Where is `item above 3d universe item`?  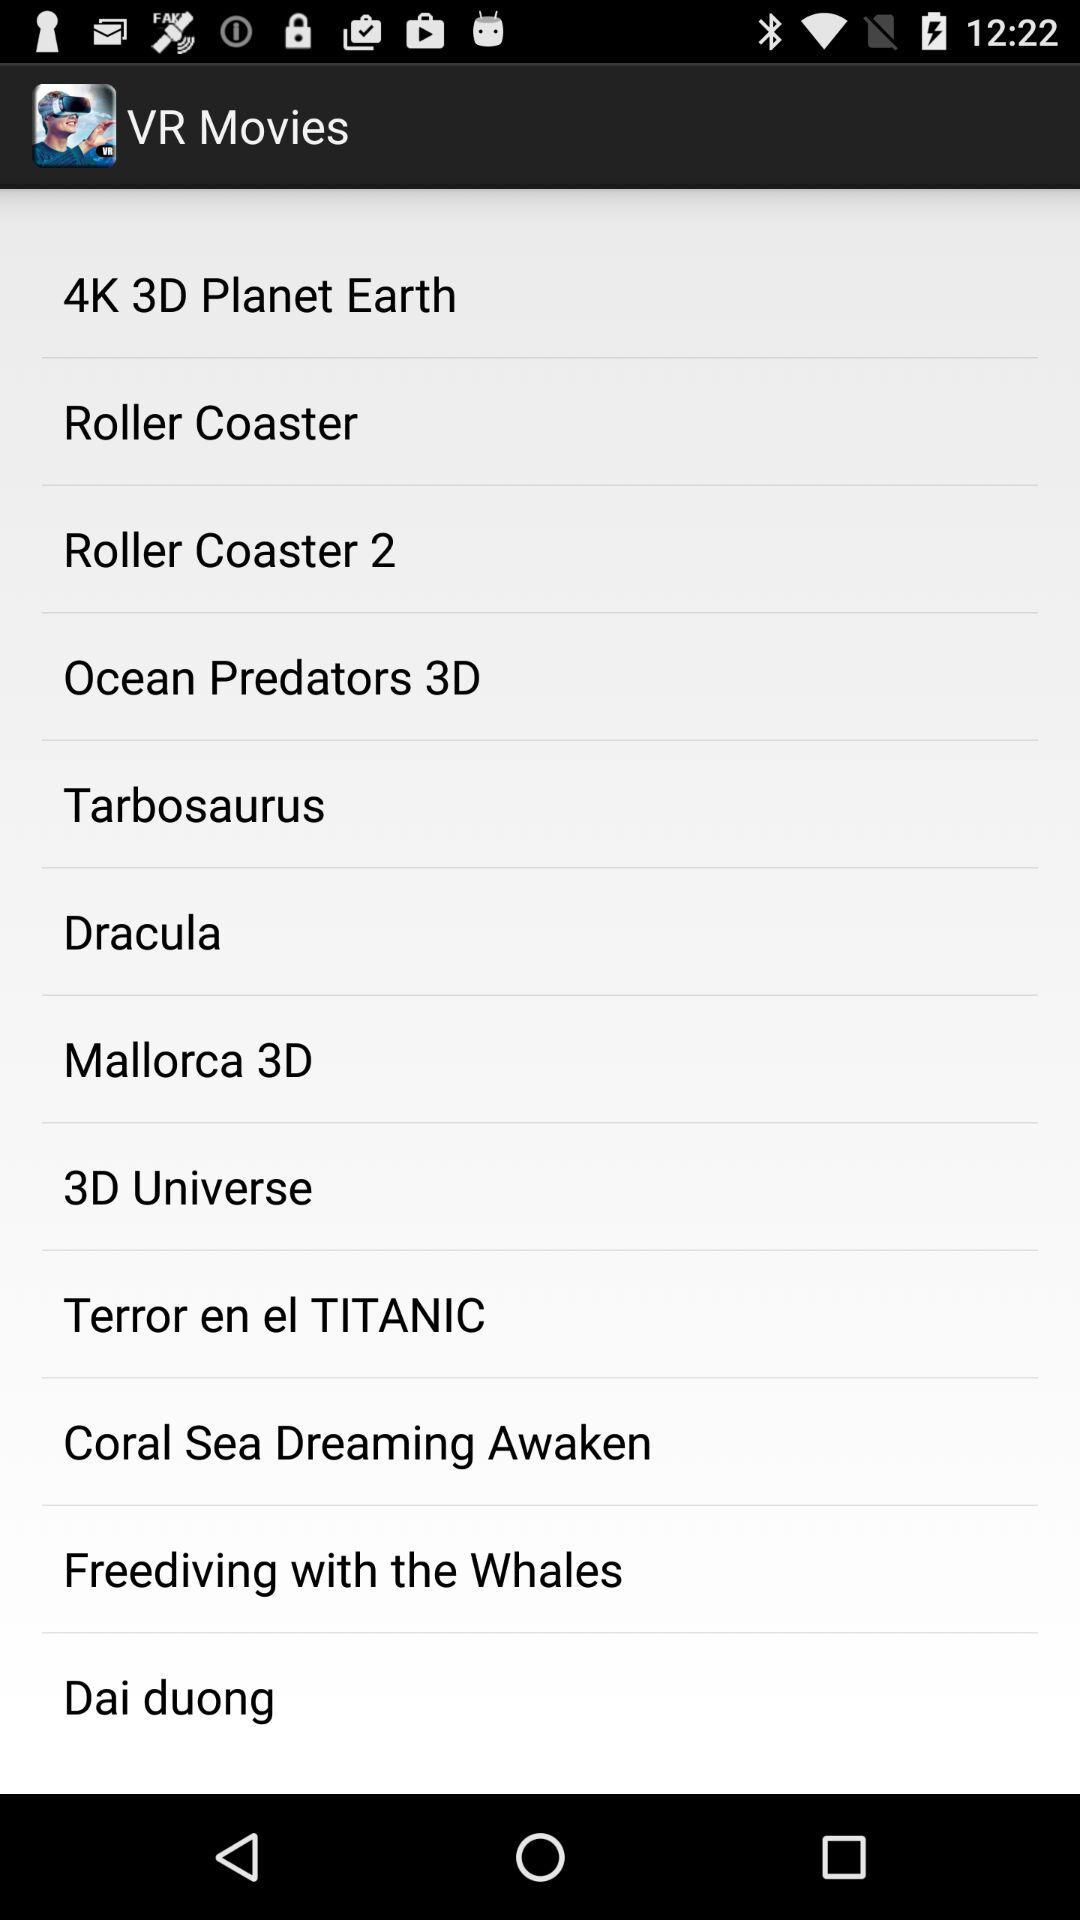 item above 3d universe item is located at coordinates (540, 1058).